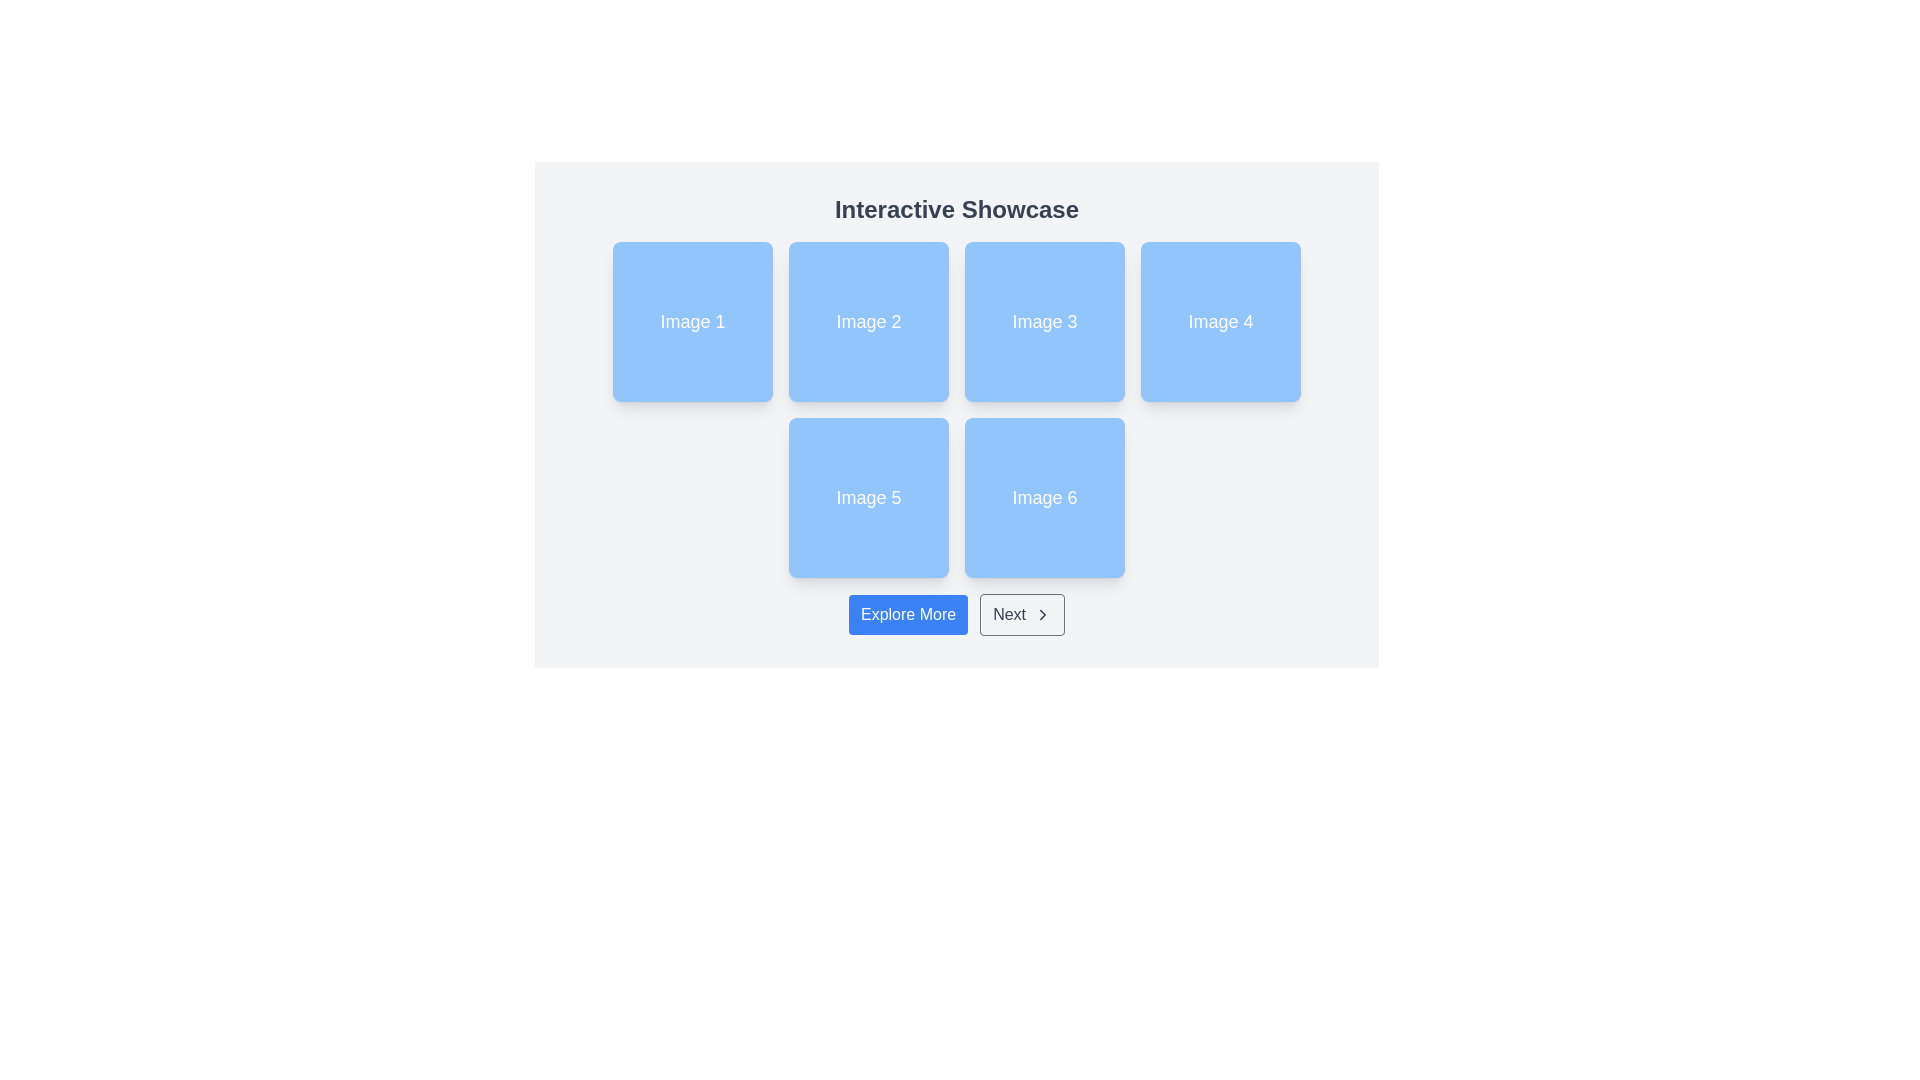 The image size is (1920, 1080). What do you see at coordinates (1219, 320) in the screenshot?
I see `the Tile/Button labeled 'Image 4', which is located in the first row and fourth column of the grid layout` at bounding box center [1219, 320].